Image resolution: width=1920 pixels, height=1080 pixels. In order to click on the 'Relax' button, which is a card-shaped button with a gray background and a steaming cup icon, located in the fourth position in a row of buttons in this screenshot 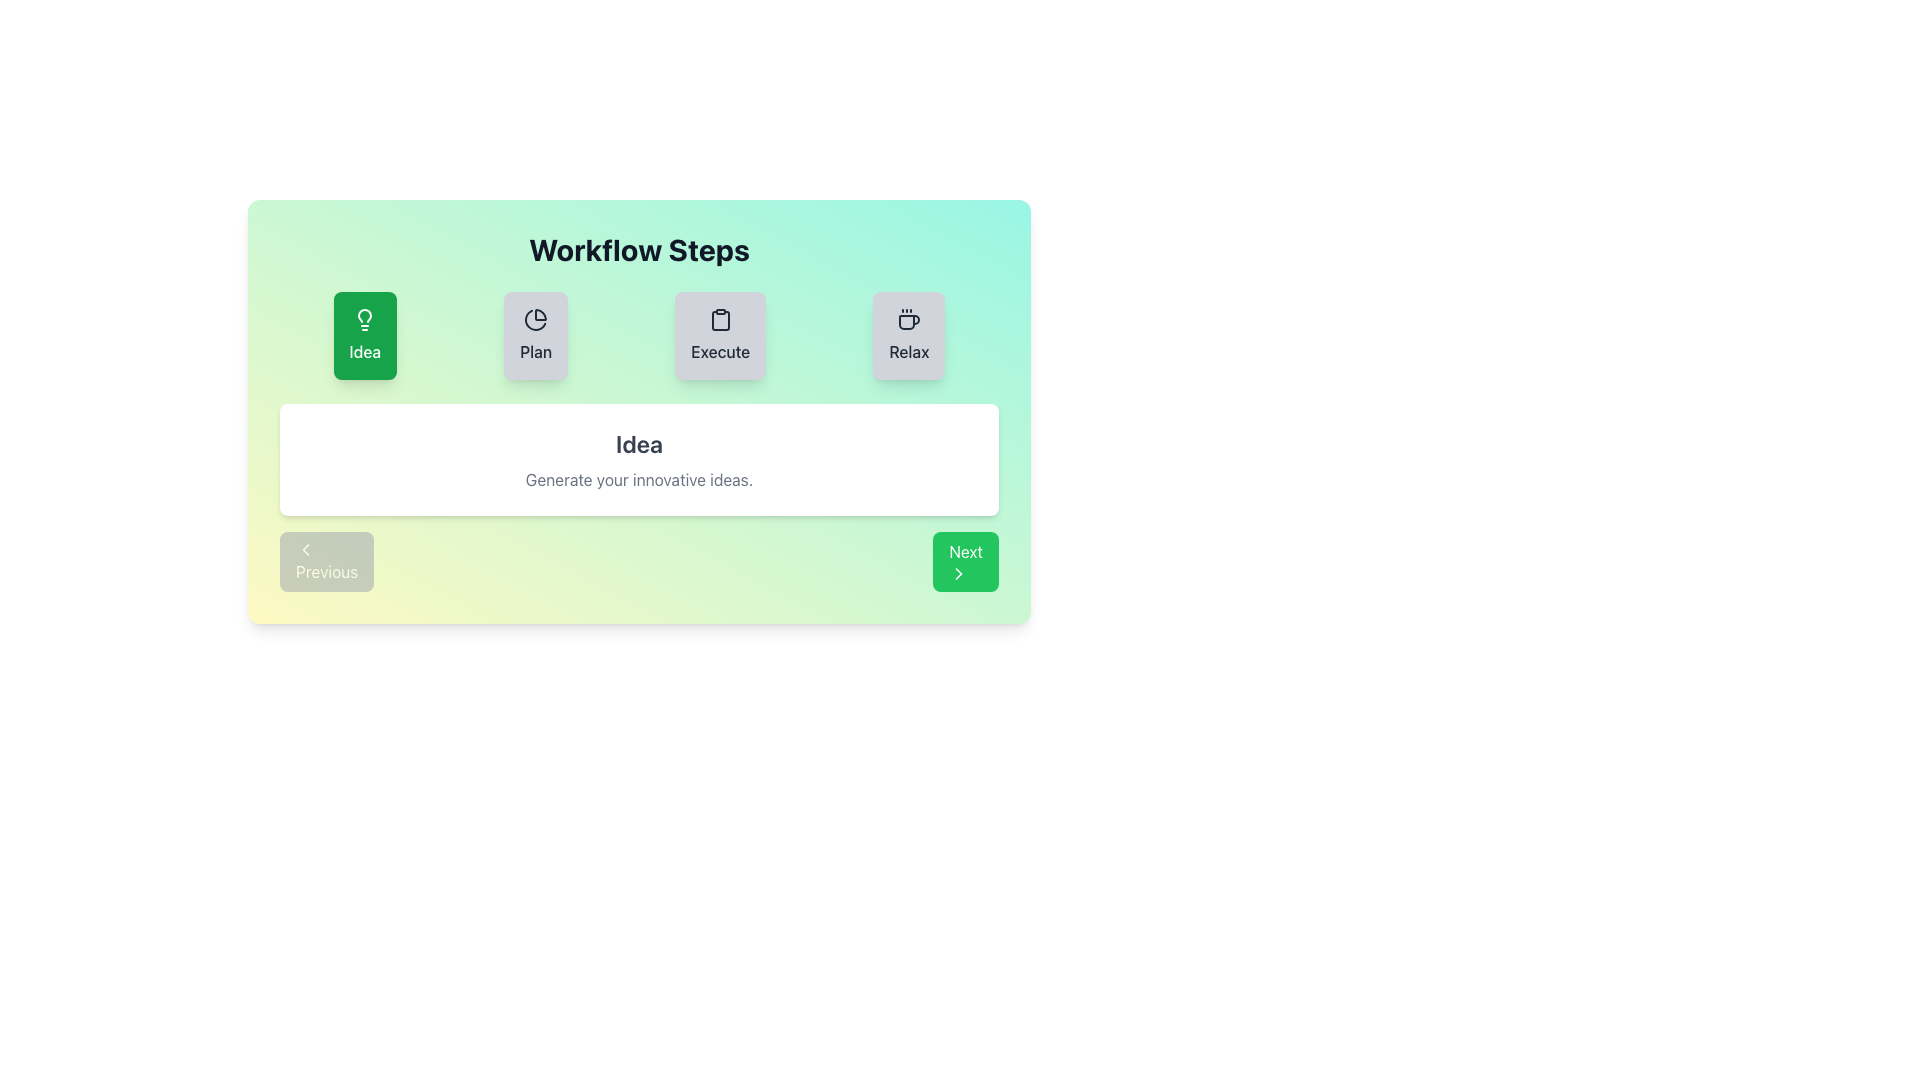, I will do `click(908, 334)`.